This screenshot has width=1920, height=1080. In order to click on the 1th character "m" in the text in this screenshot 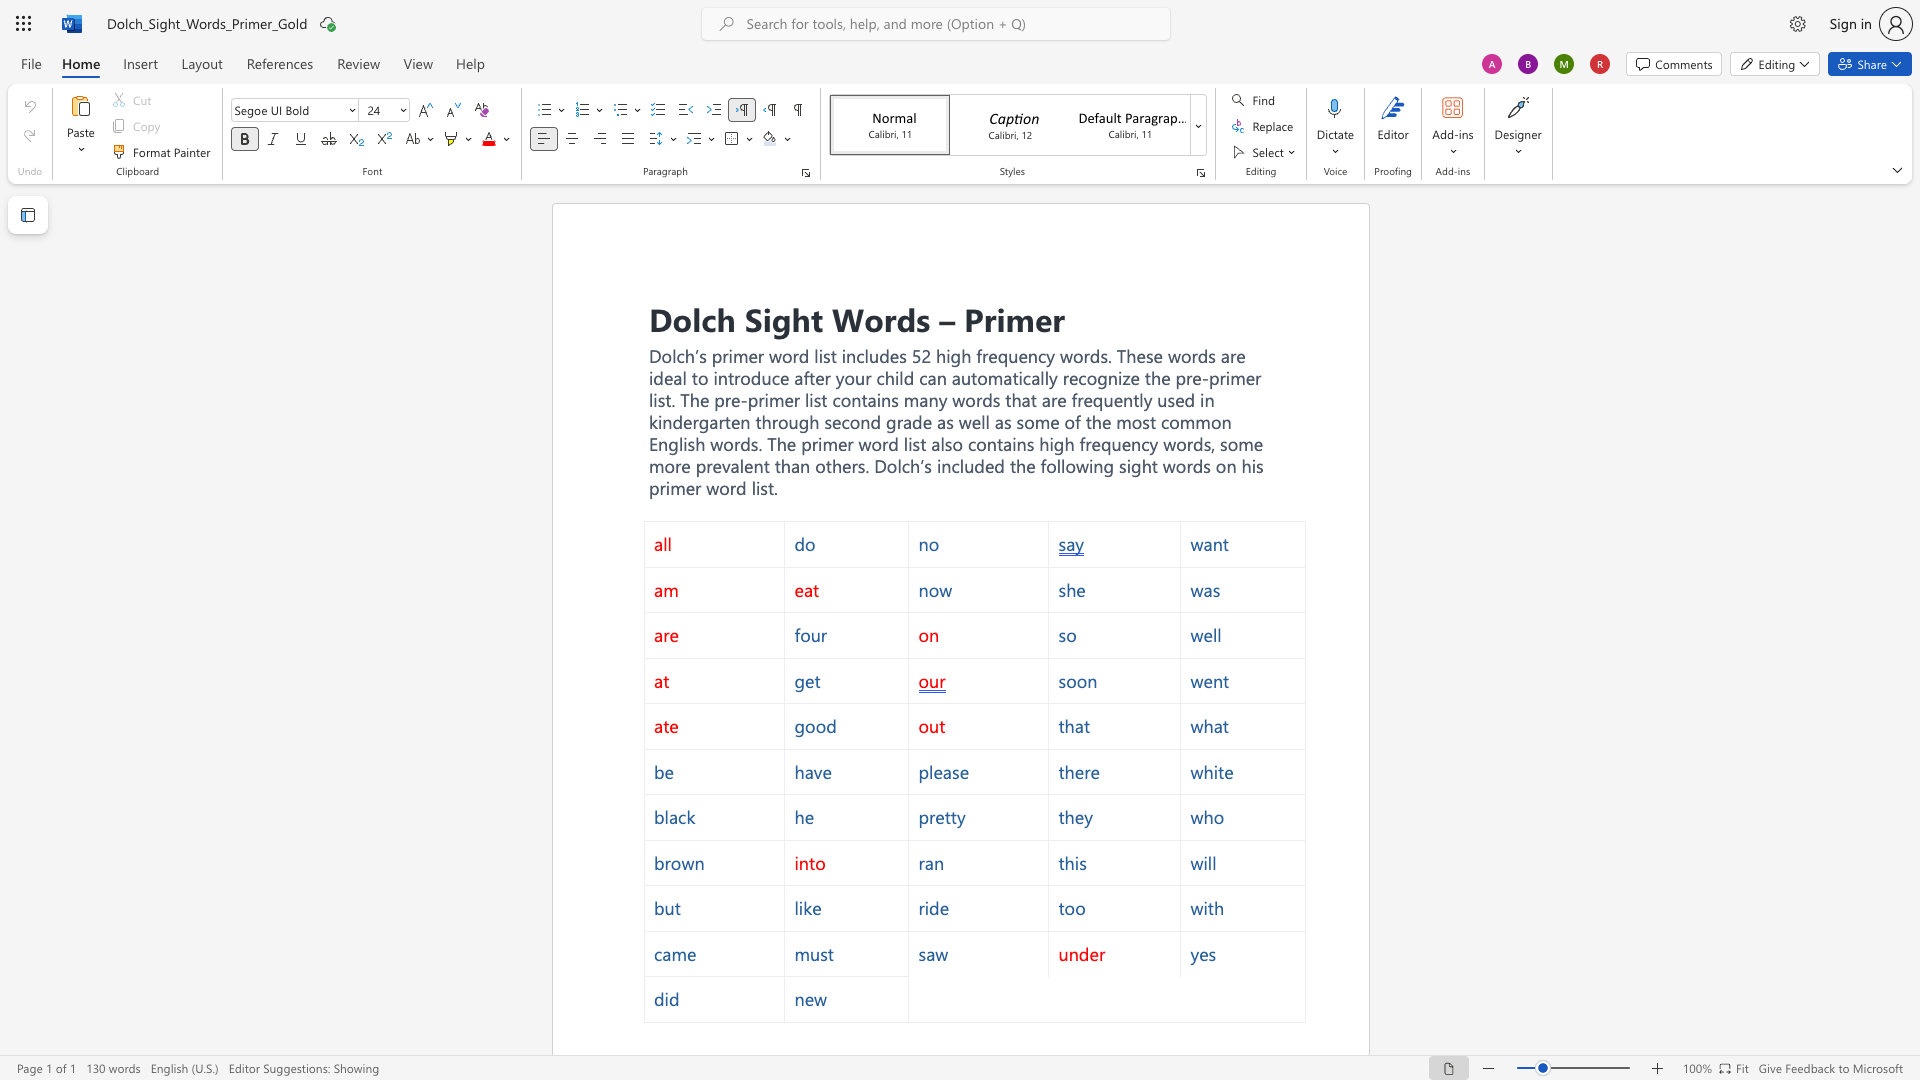, I will do `click(910, 400)`.